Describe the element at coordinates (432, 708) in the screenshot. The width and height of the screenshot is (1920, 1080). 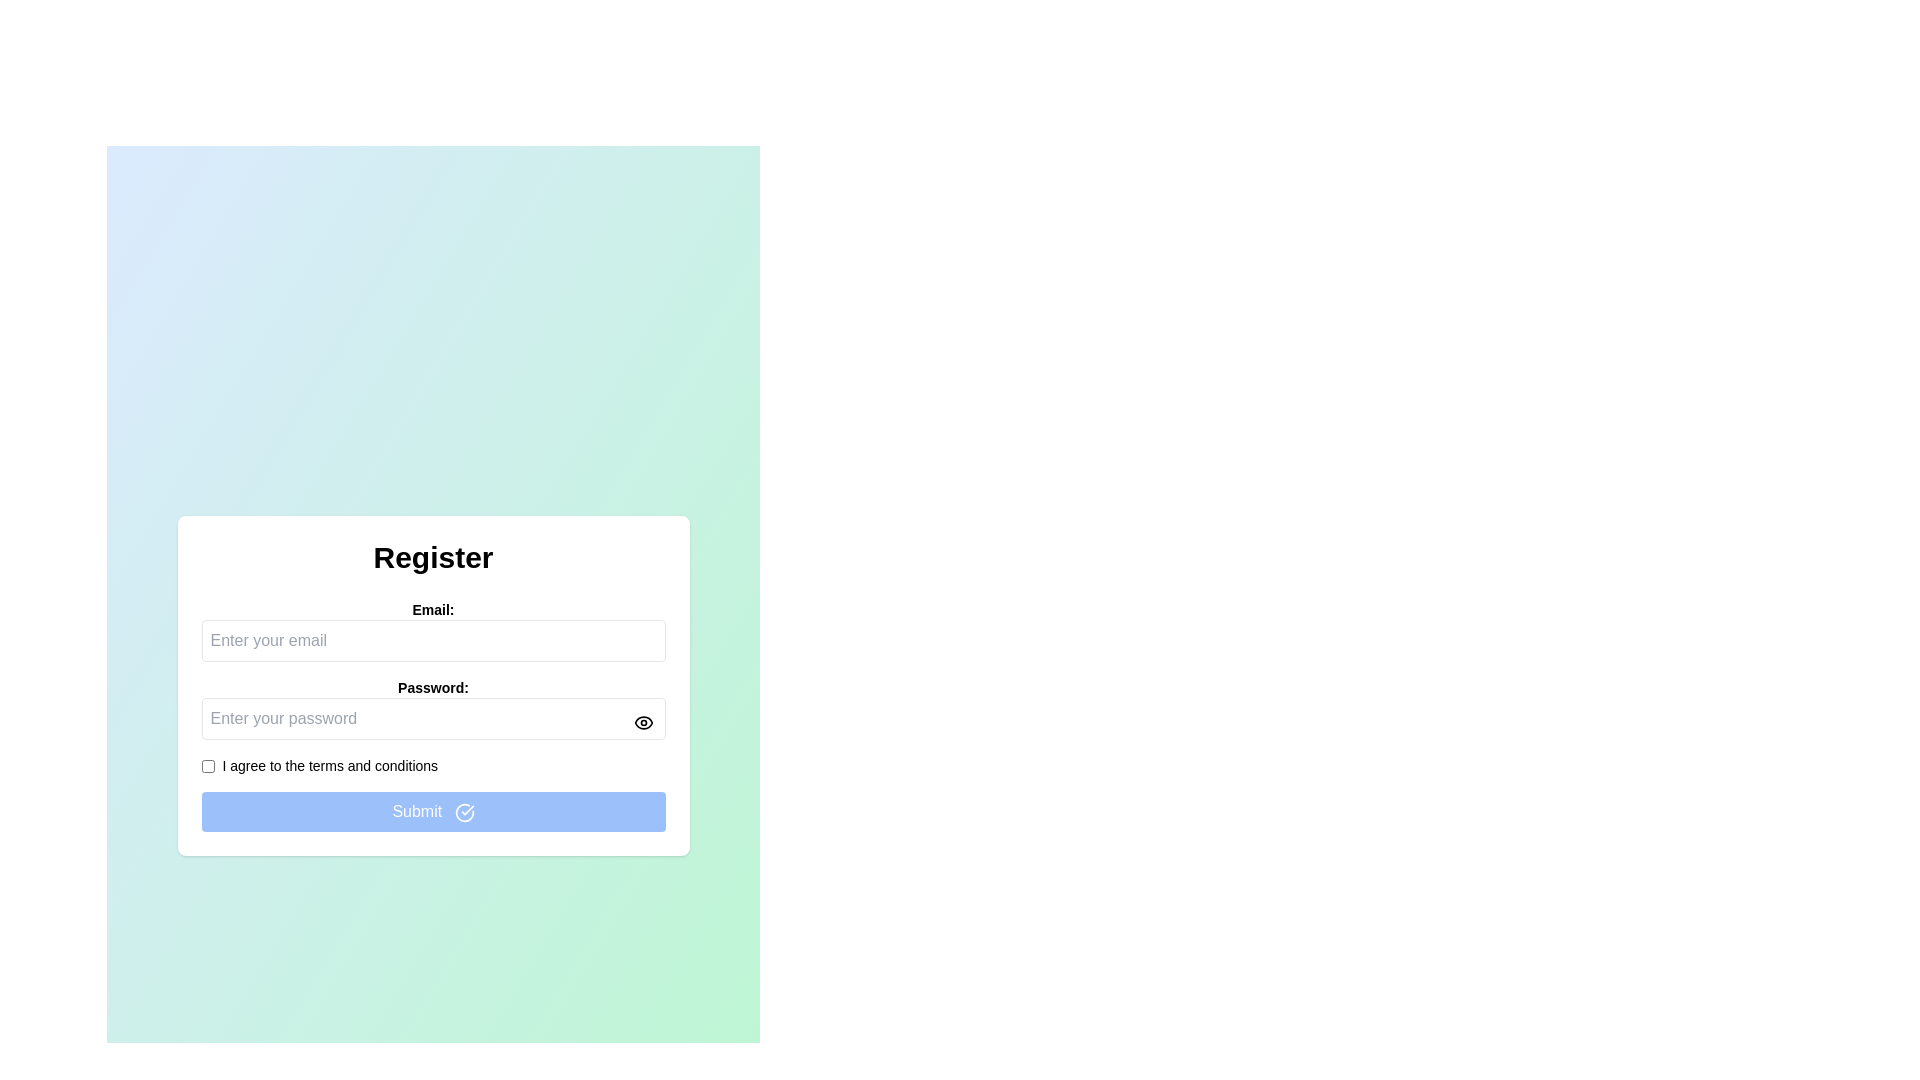
I see `the Password input field with a toggle button for visibility` at that location.